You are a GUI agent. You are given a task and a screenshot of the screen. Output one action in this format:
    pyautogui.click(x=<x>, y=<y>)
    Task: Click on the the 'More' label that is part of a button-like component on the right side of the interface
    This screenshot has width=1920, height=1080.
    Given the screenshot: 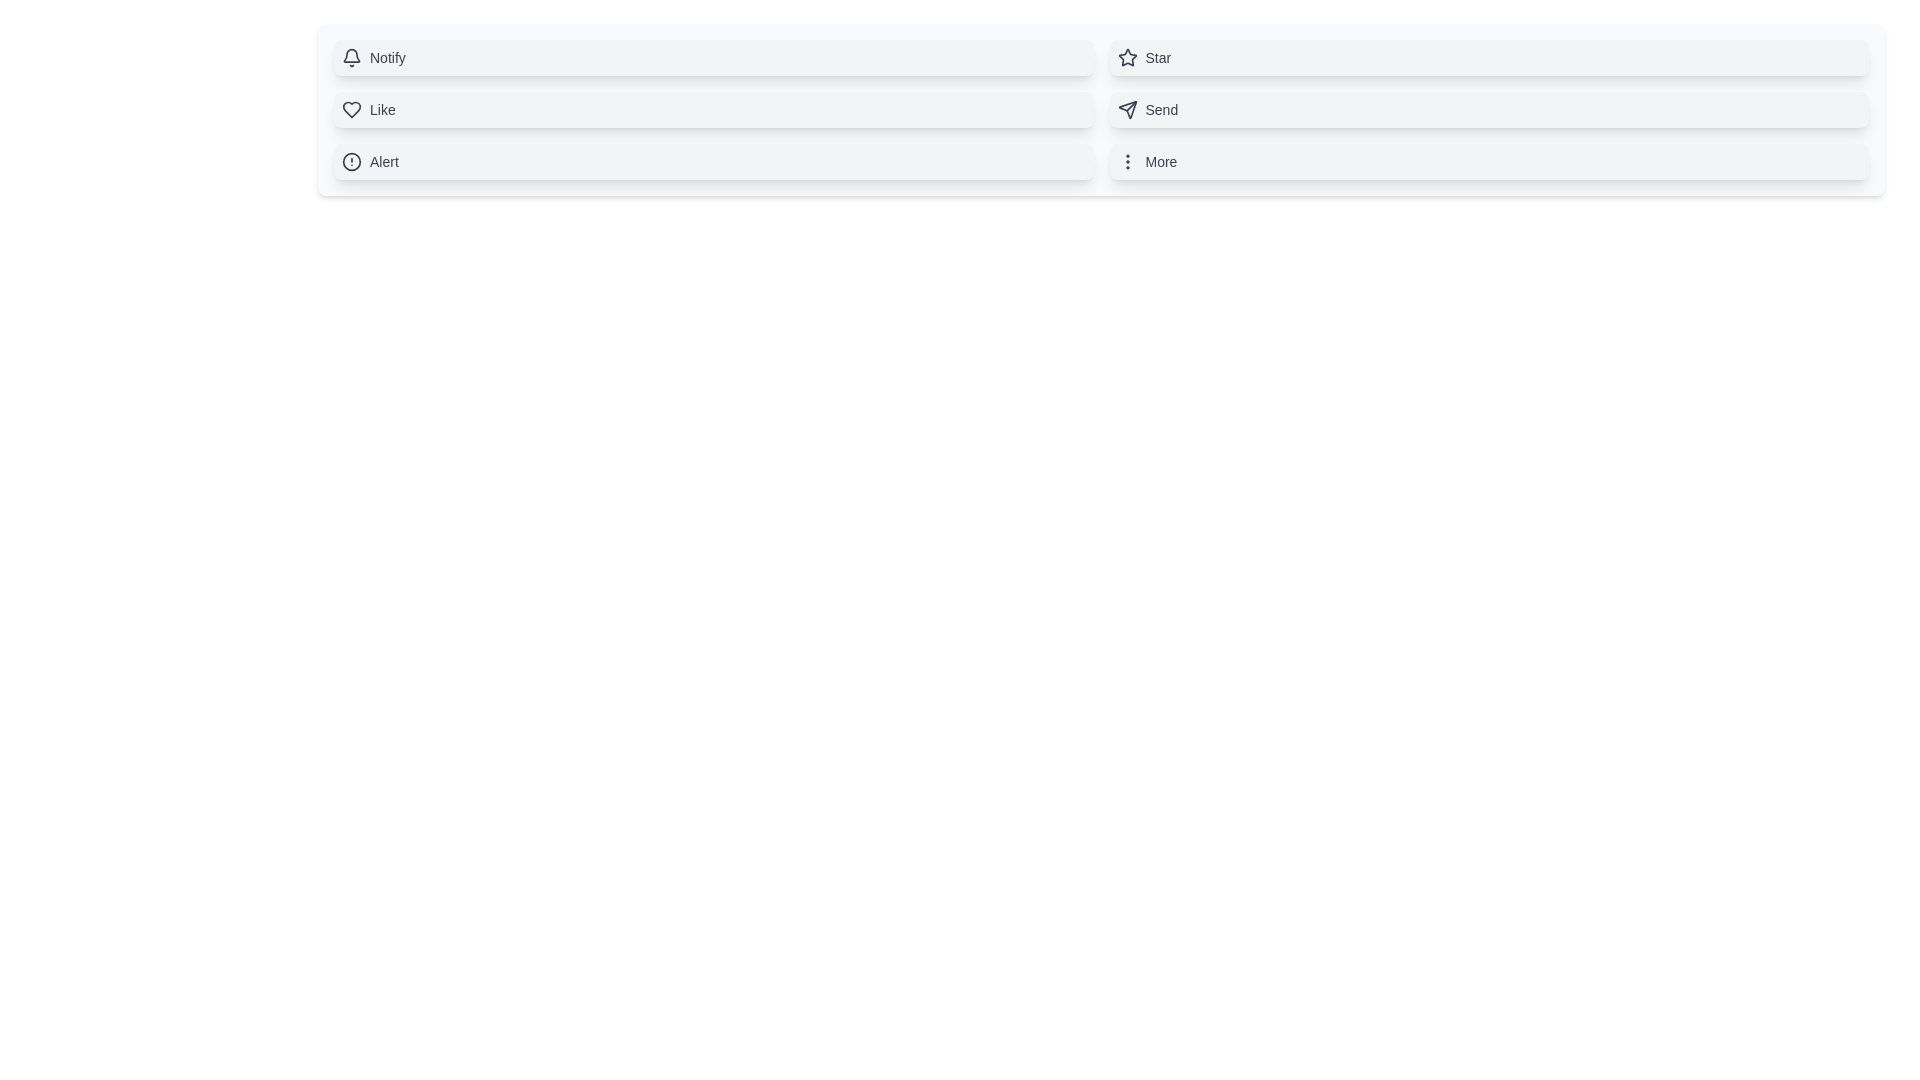 What is the action you would take?
    pyautogui.click(x=1161, y=161)
    